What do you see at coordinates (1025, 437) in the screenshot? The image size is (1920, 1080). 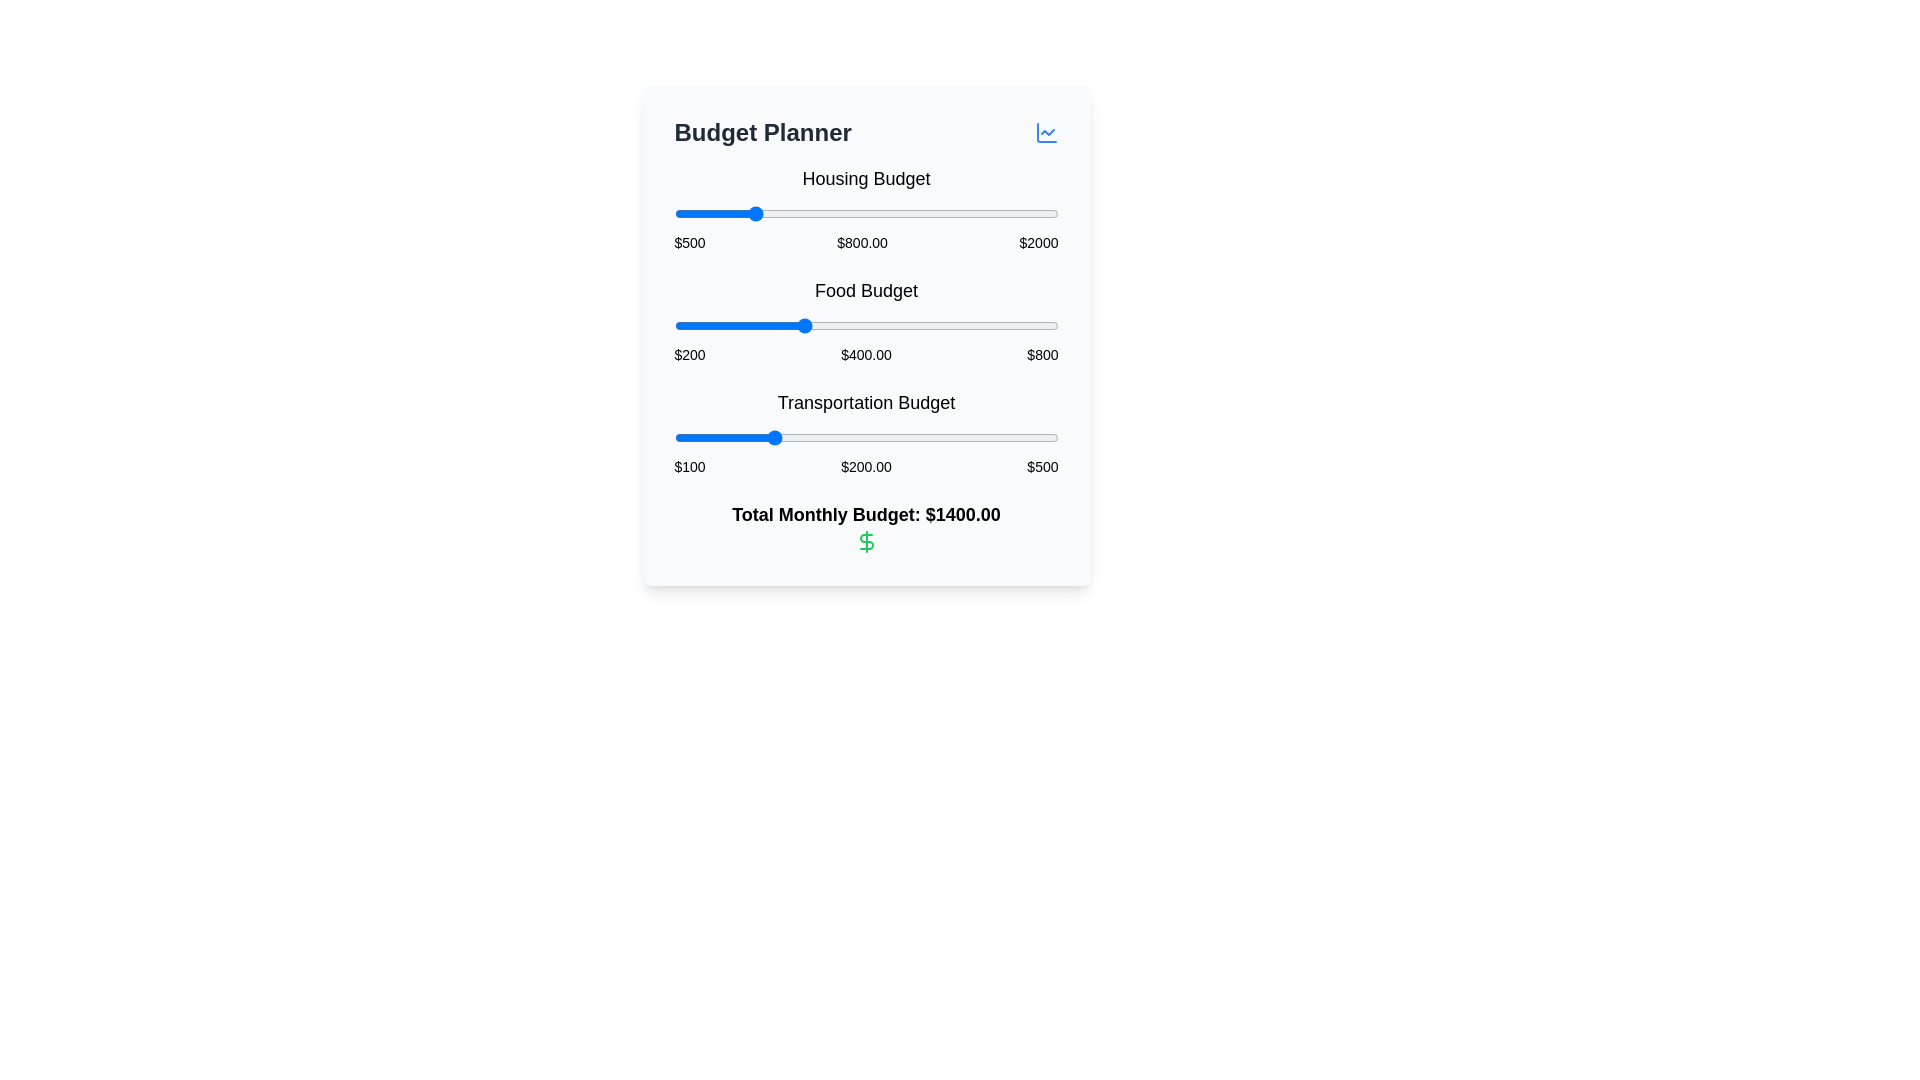 I see `the transportation budget` at bounding box center [1025, 437].